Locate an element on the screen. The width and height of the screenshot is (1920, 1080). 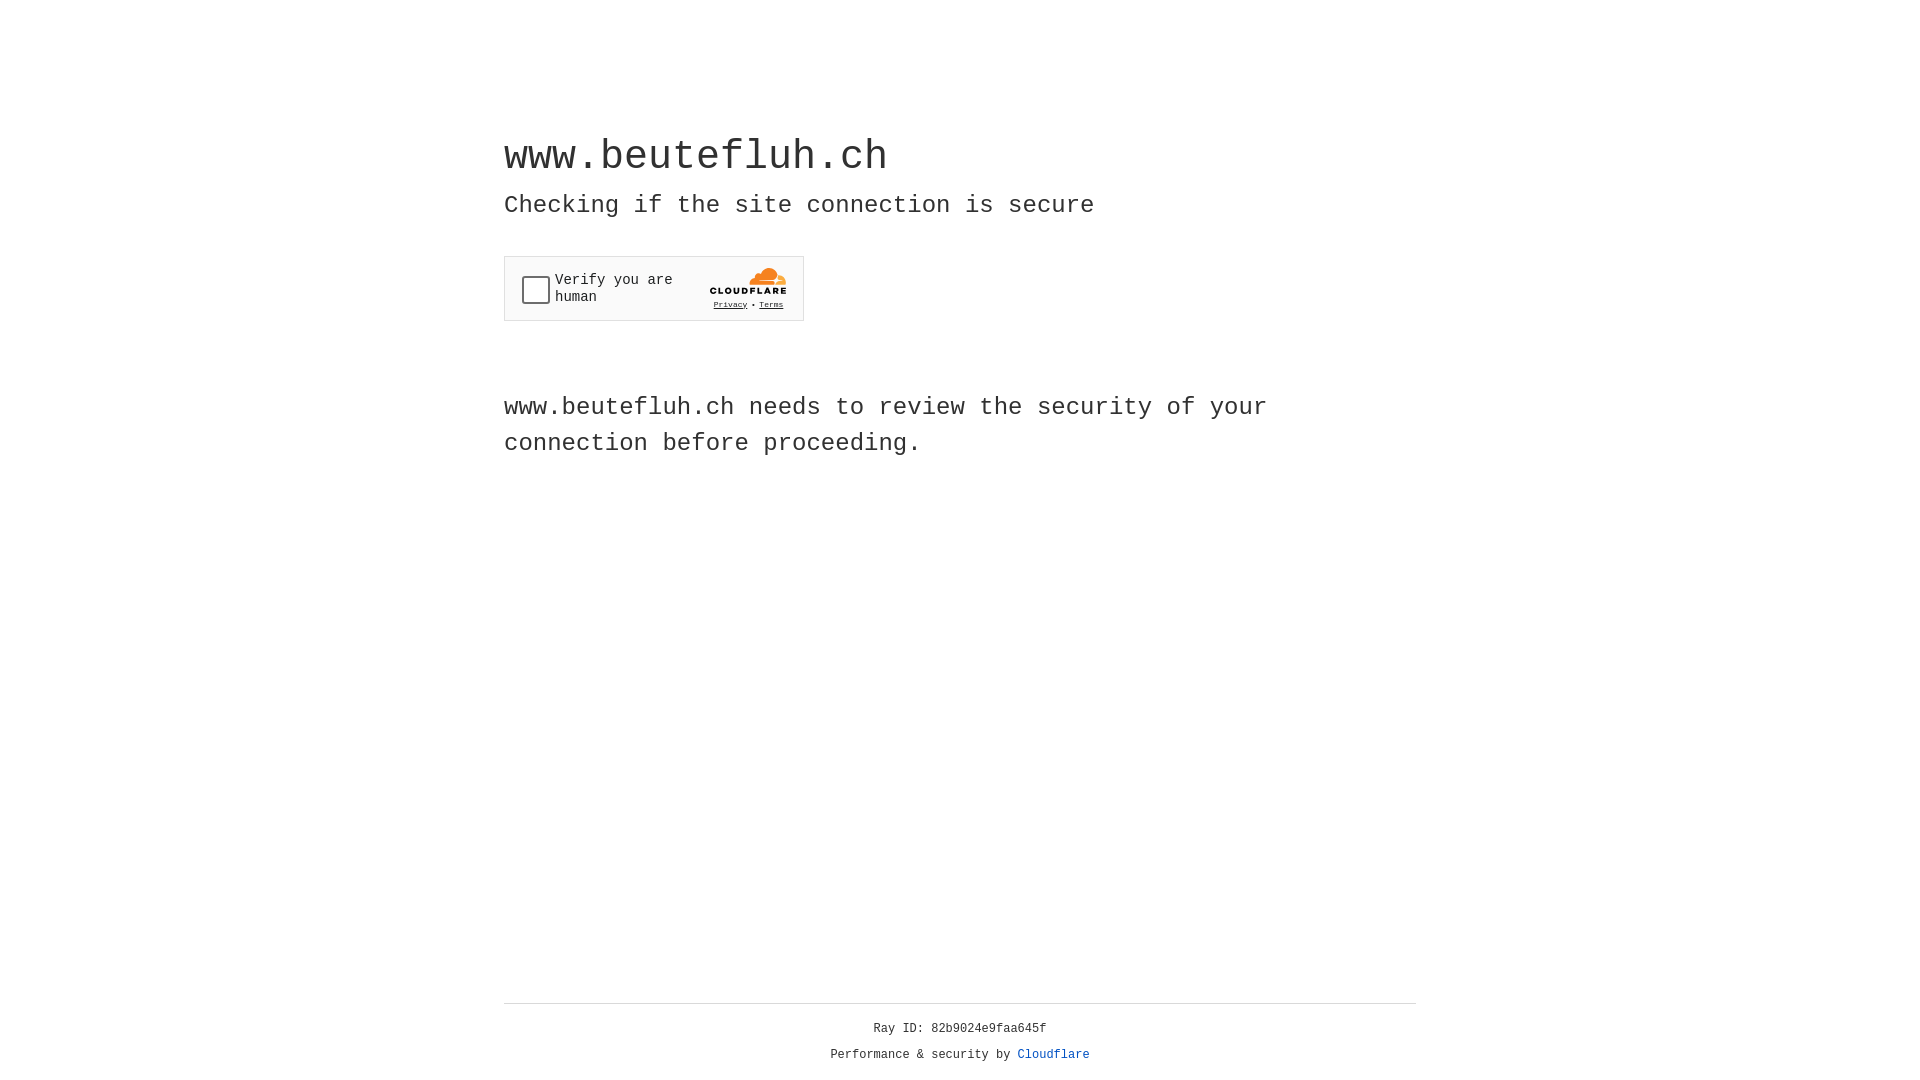
'Cloudflare' is located at coordinates (1017, 1054).